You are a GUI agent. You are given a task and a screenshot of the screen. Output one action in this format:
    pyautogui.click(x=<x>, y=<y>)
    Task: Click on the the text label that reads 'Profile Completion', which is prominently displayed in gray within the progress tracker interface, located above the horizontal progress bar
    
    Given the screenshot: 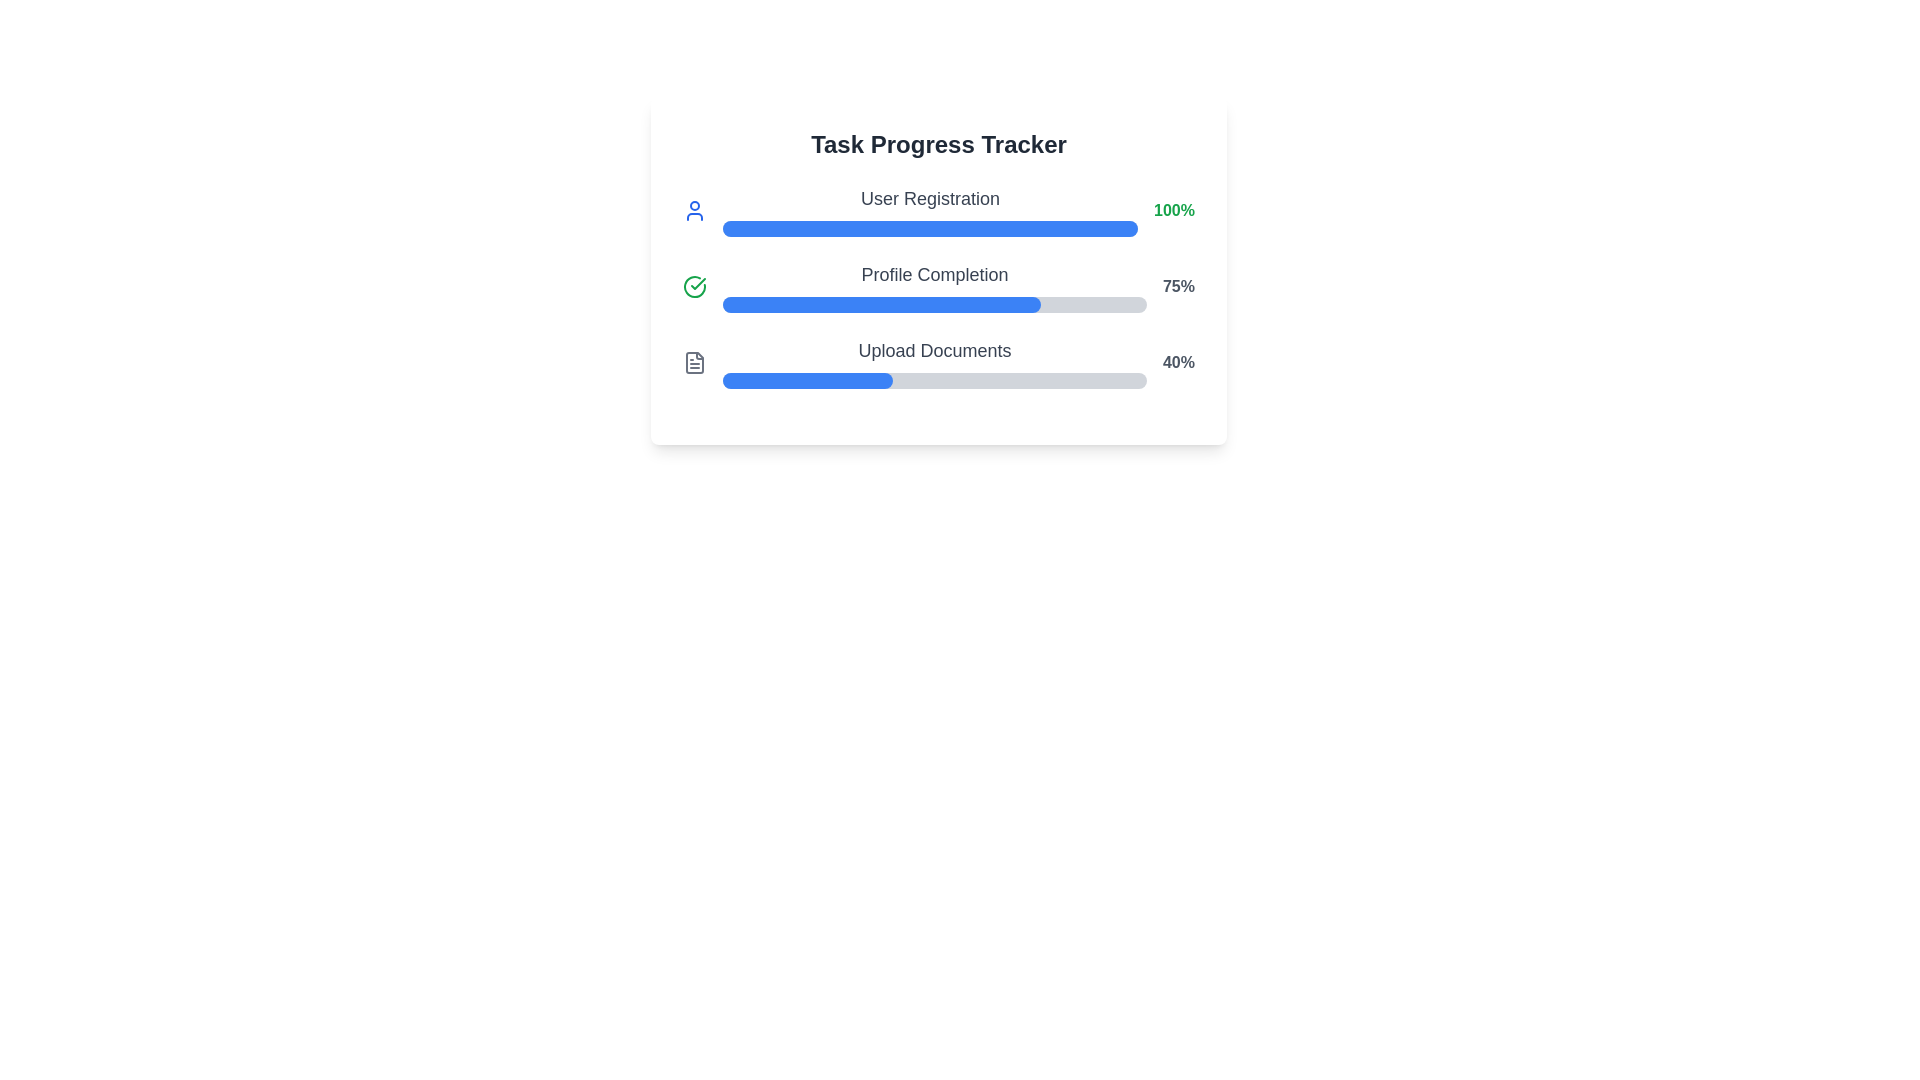 What is the action you would take?
    pyautogui.click(x=934, y=274)
    